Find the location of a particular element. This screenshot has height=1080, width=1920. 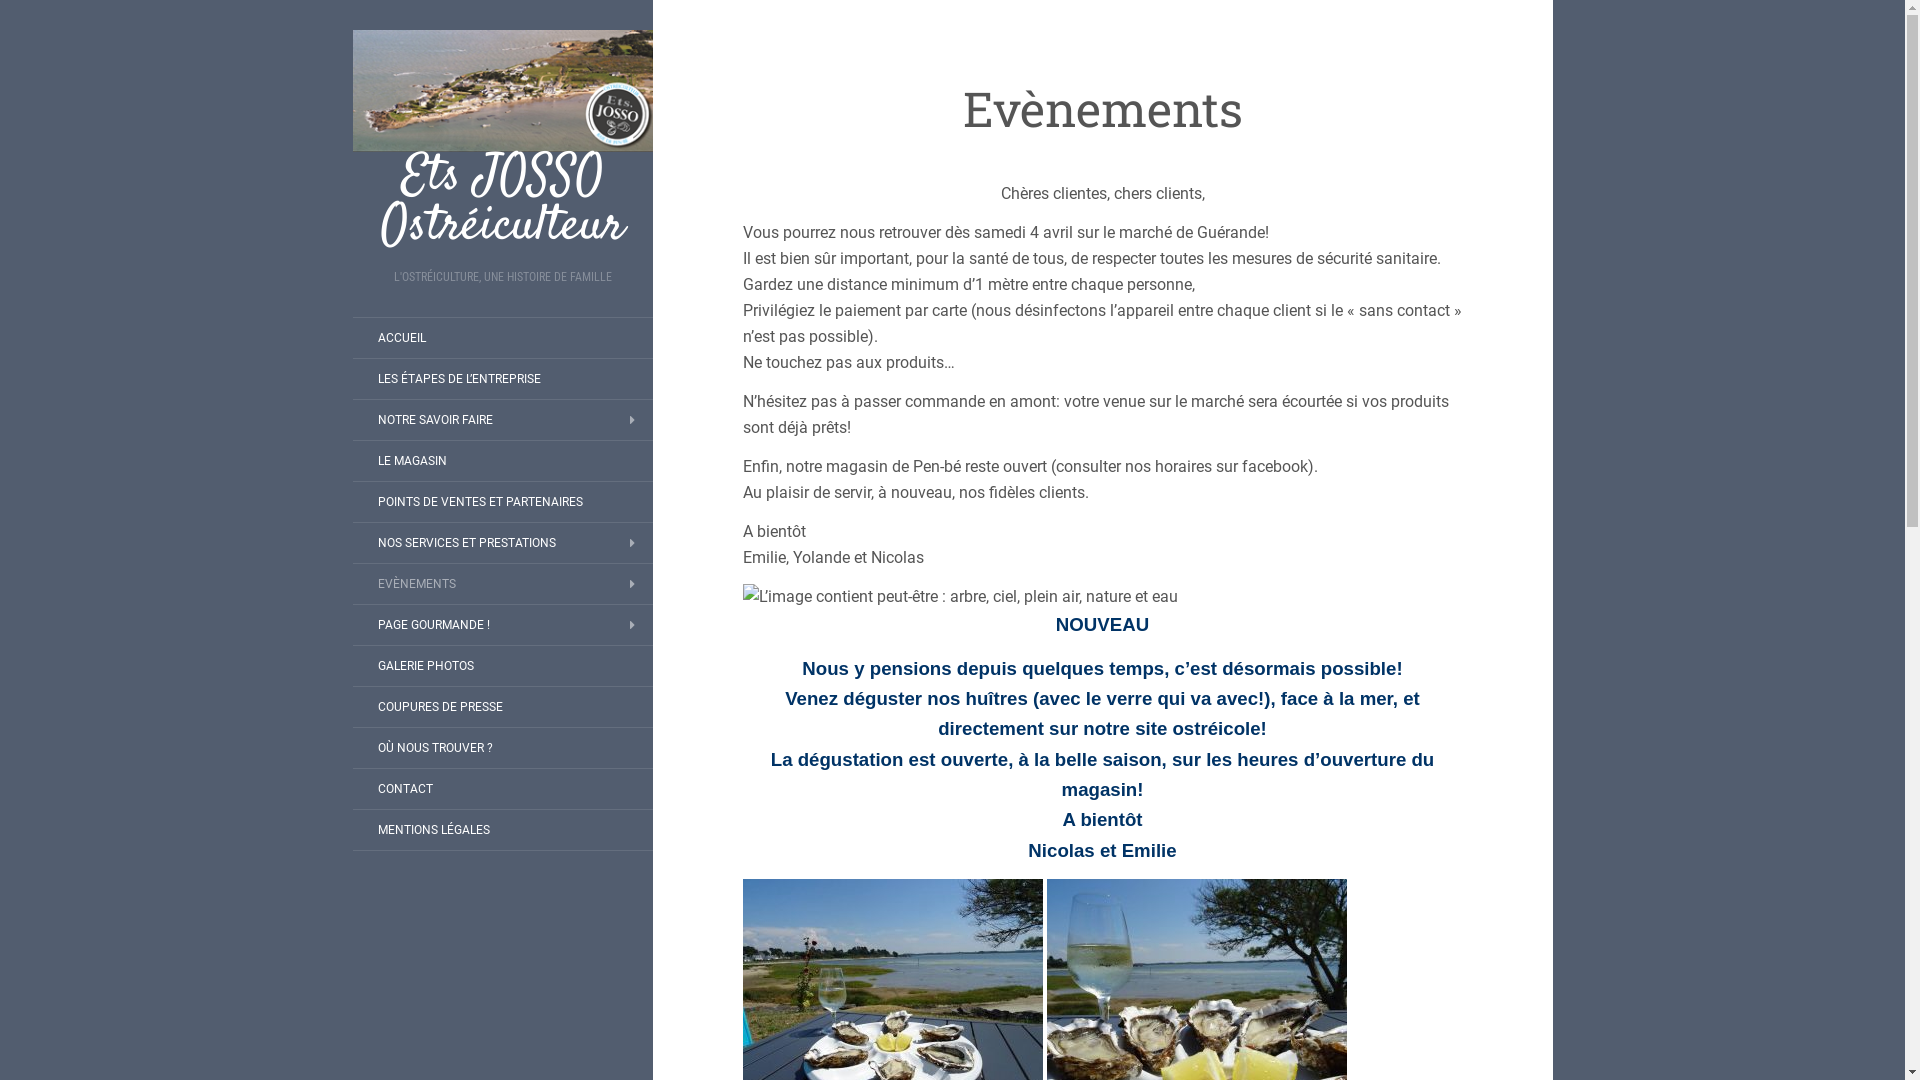

'NOS SERVICES ET PRESTATIONS' is located at coordinates (464, 543).